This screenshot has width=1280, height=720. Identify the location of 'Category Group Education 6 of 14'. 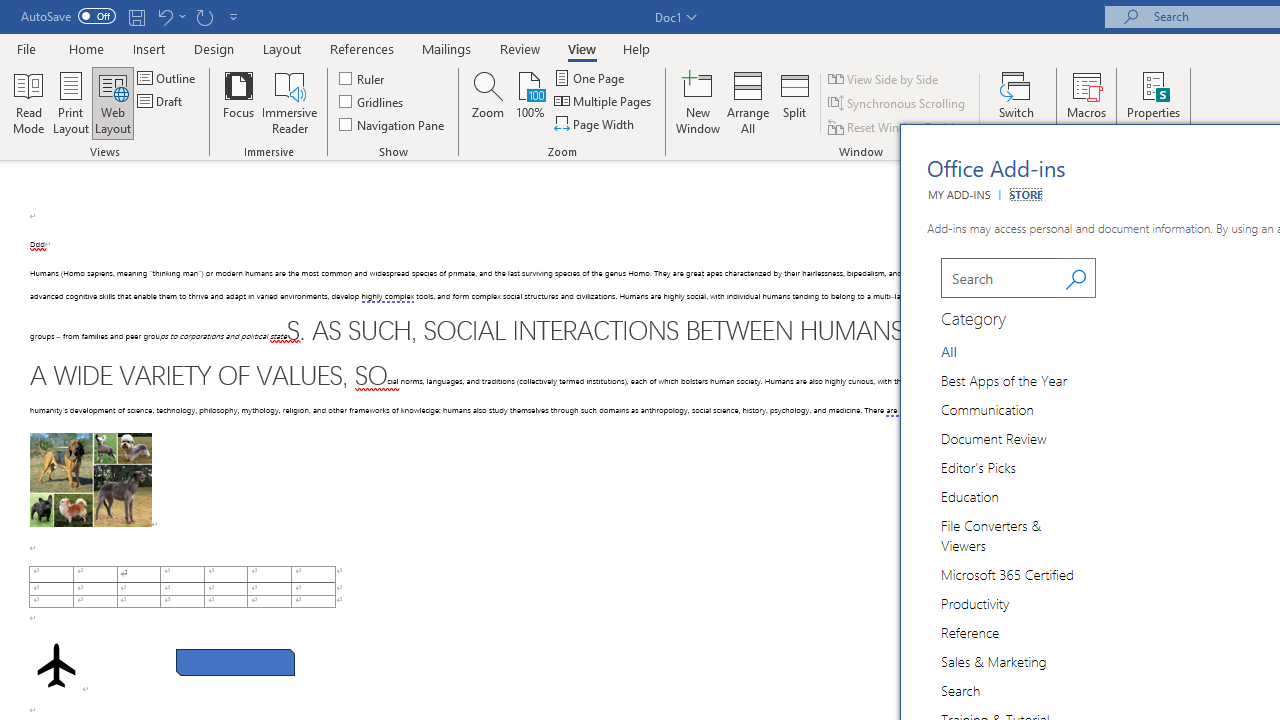
(974, 495).